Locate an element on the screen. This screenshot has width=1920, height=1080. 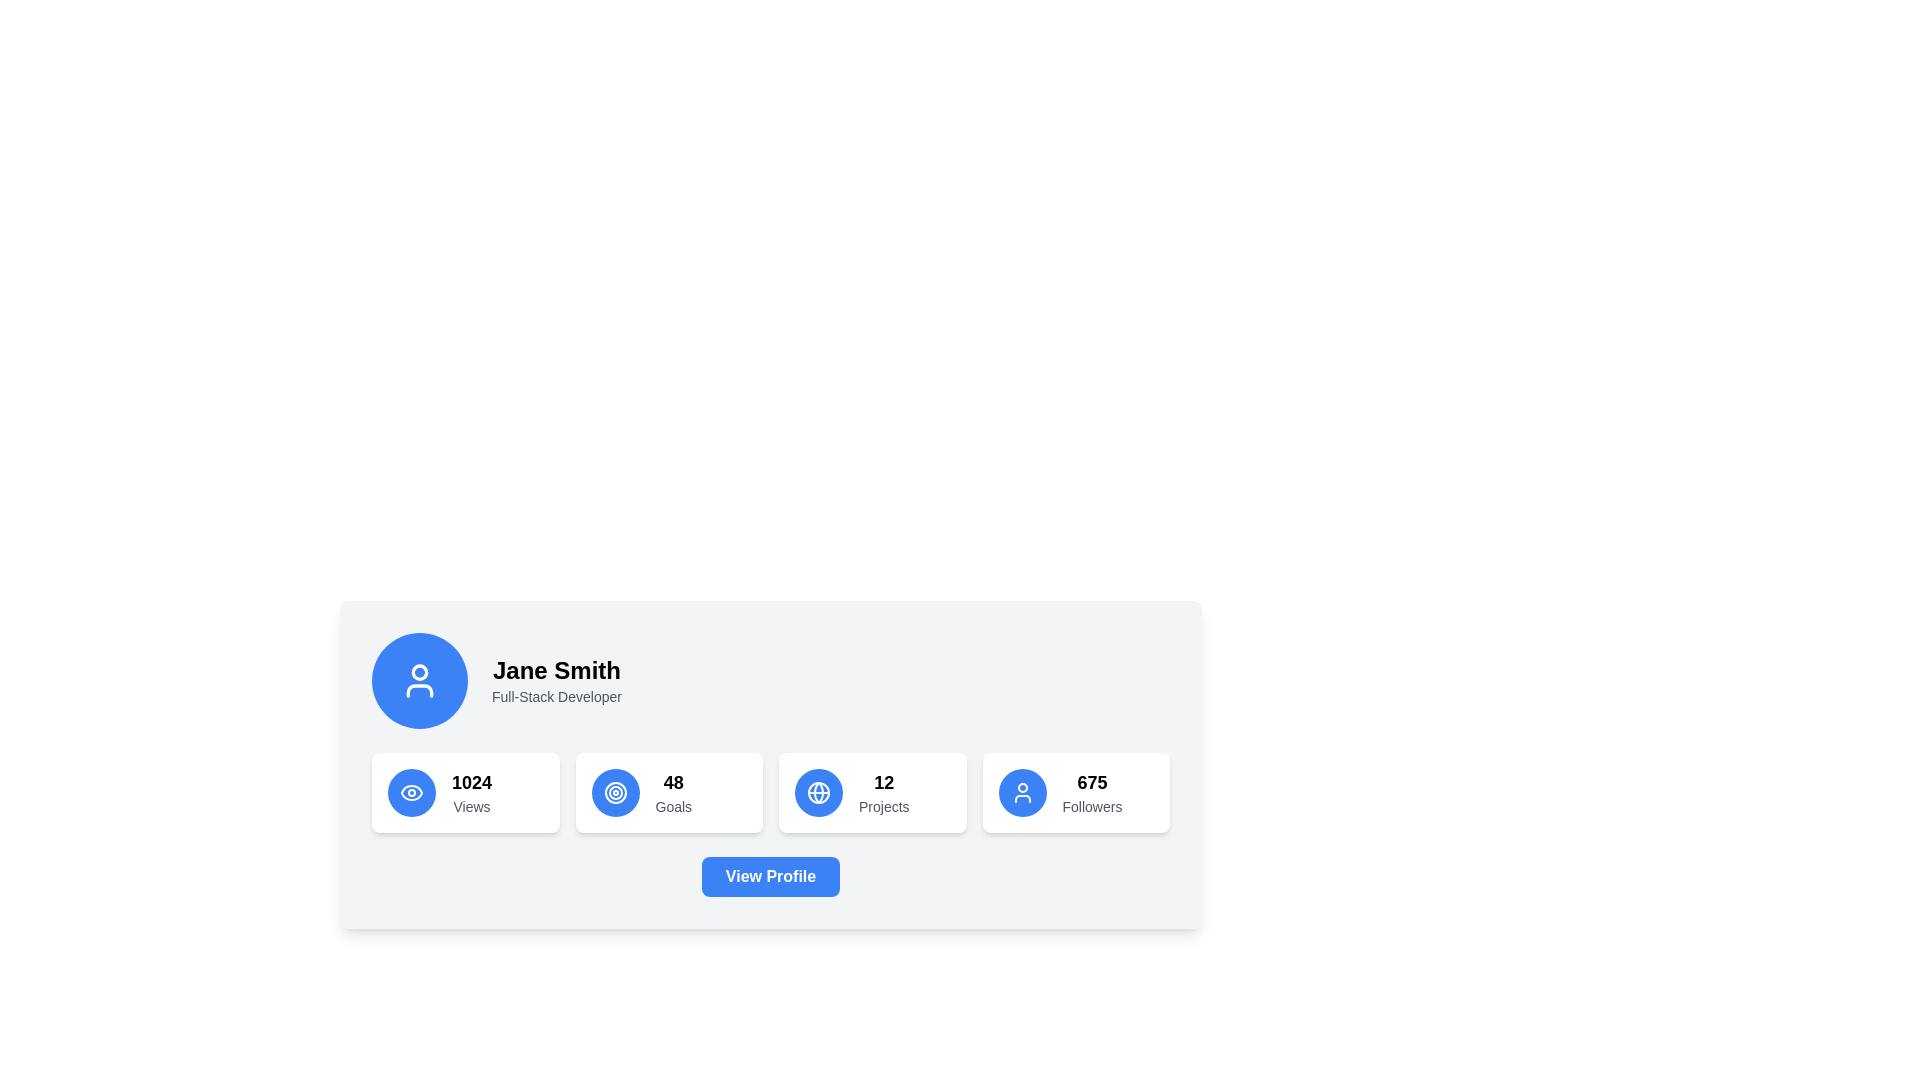
the numeric value representing the number of 'Followers' in the 'Followers' stat section of the profile, which is purely informational and displayed above the term 'Followers' is located at coordinates (1091, 782).